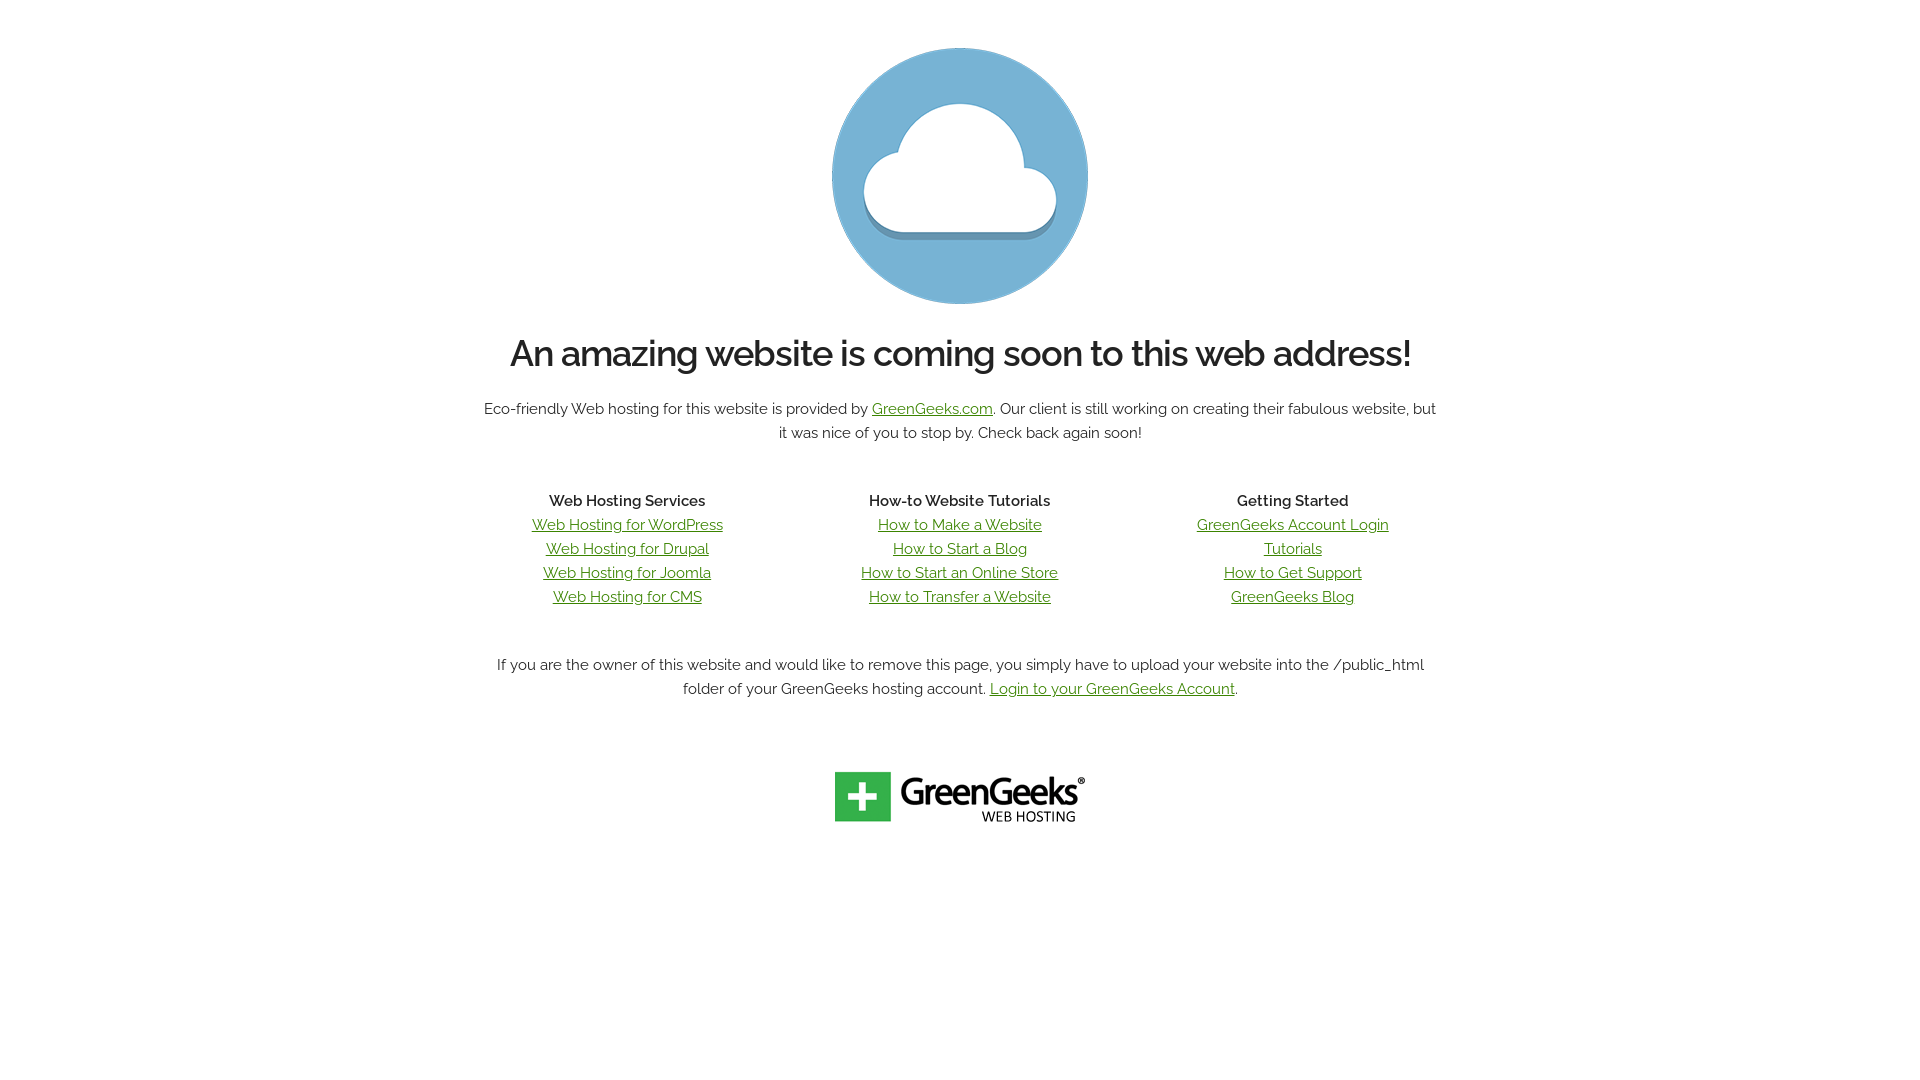  I want to click on 'GreenGeeks Blog', so click(1292, 596).